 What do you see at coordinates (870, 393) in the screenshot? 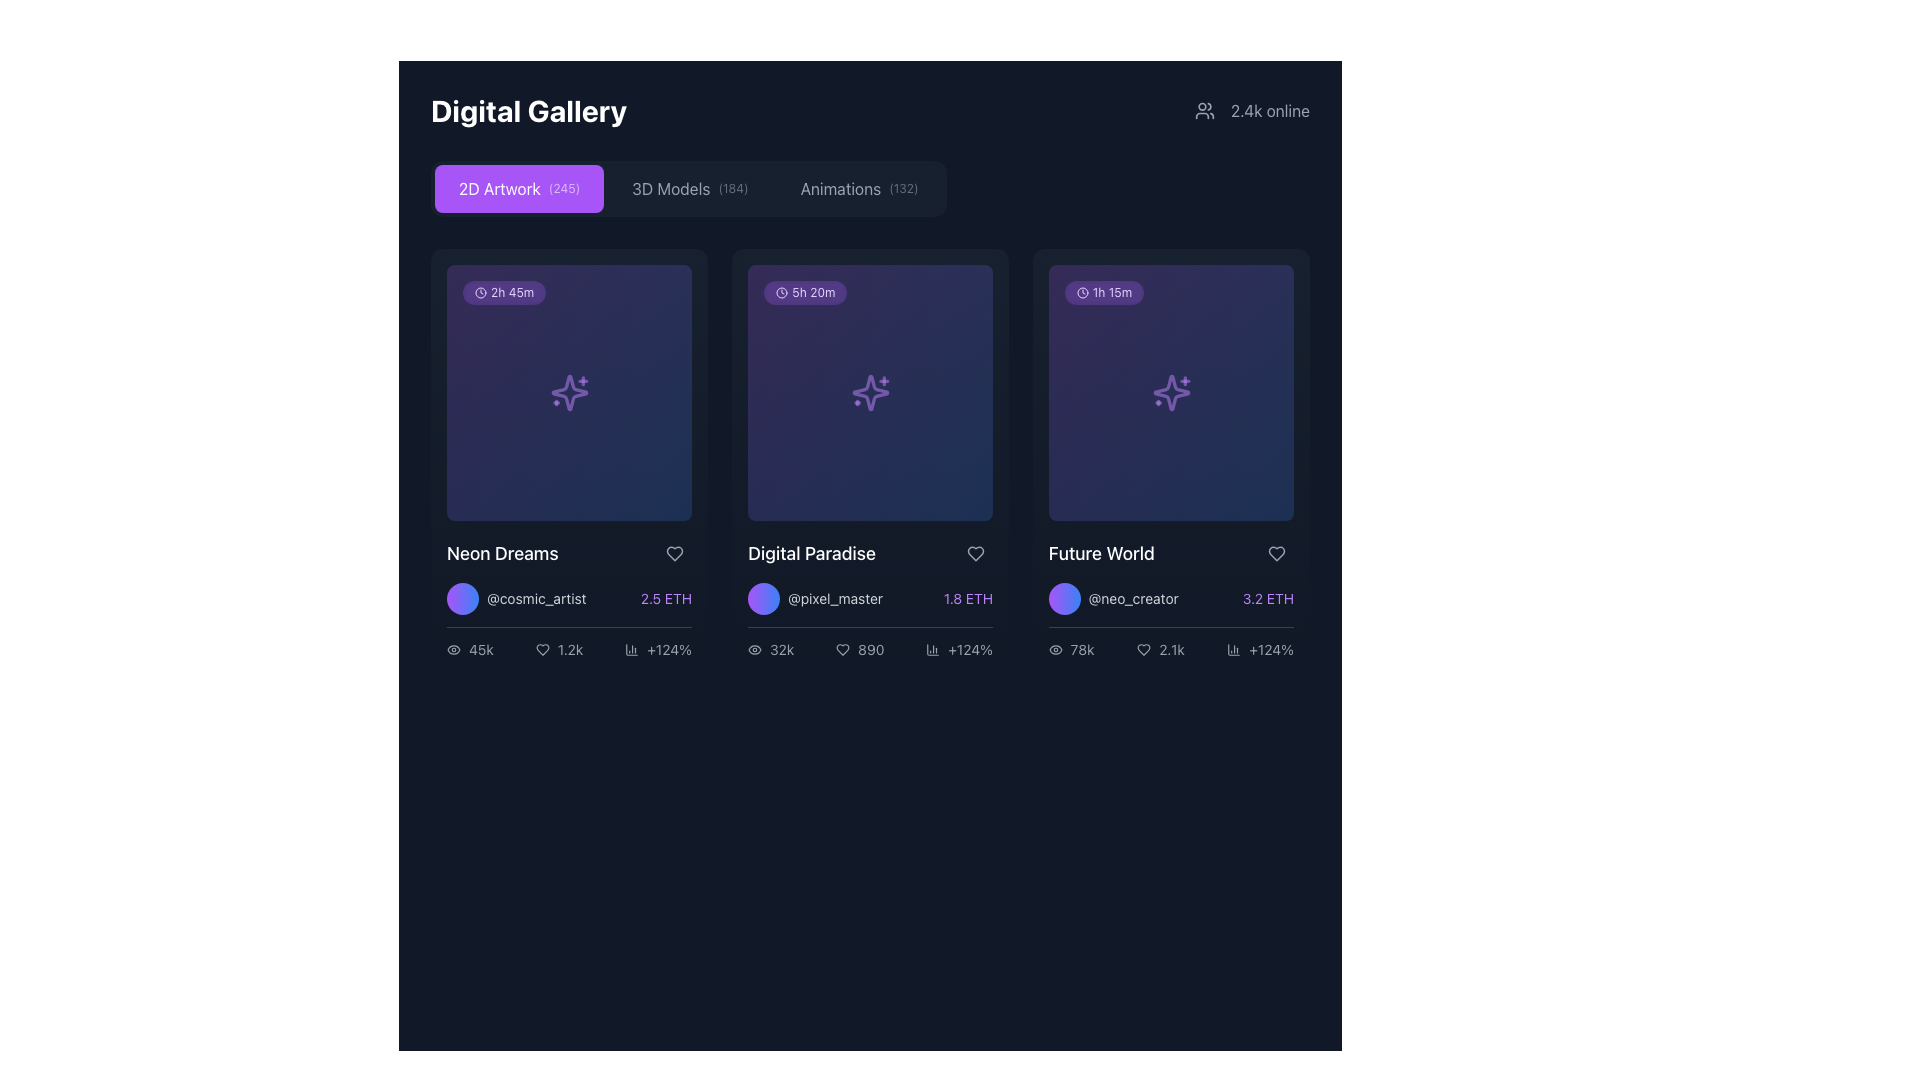
I see `the sparkly decorative icon located in the center of the 'Digital Paradise' card in the top row of the gallery section` at bounding box center [870, 393].